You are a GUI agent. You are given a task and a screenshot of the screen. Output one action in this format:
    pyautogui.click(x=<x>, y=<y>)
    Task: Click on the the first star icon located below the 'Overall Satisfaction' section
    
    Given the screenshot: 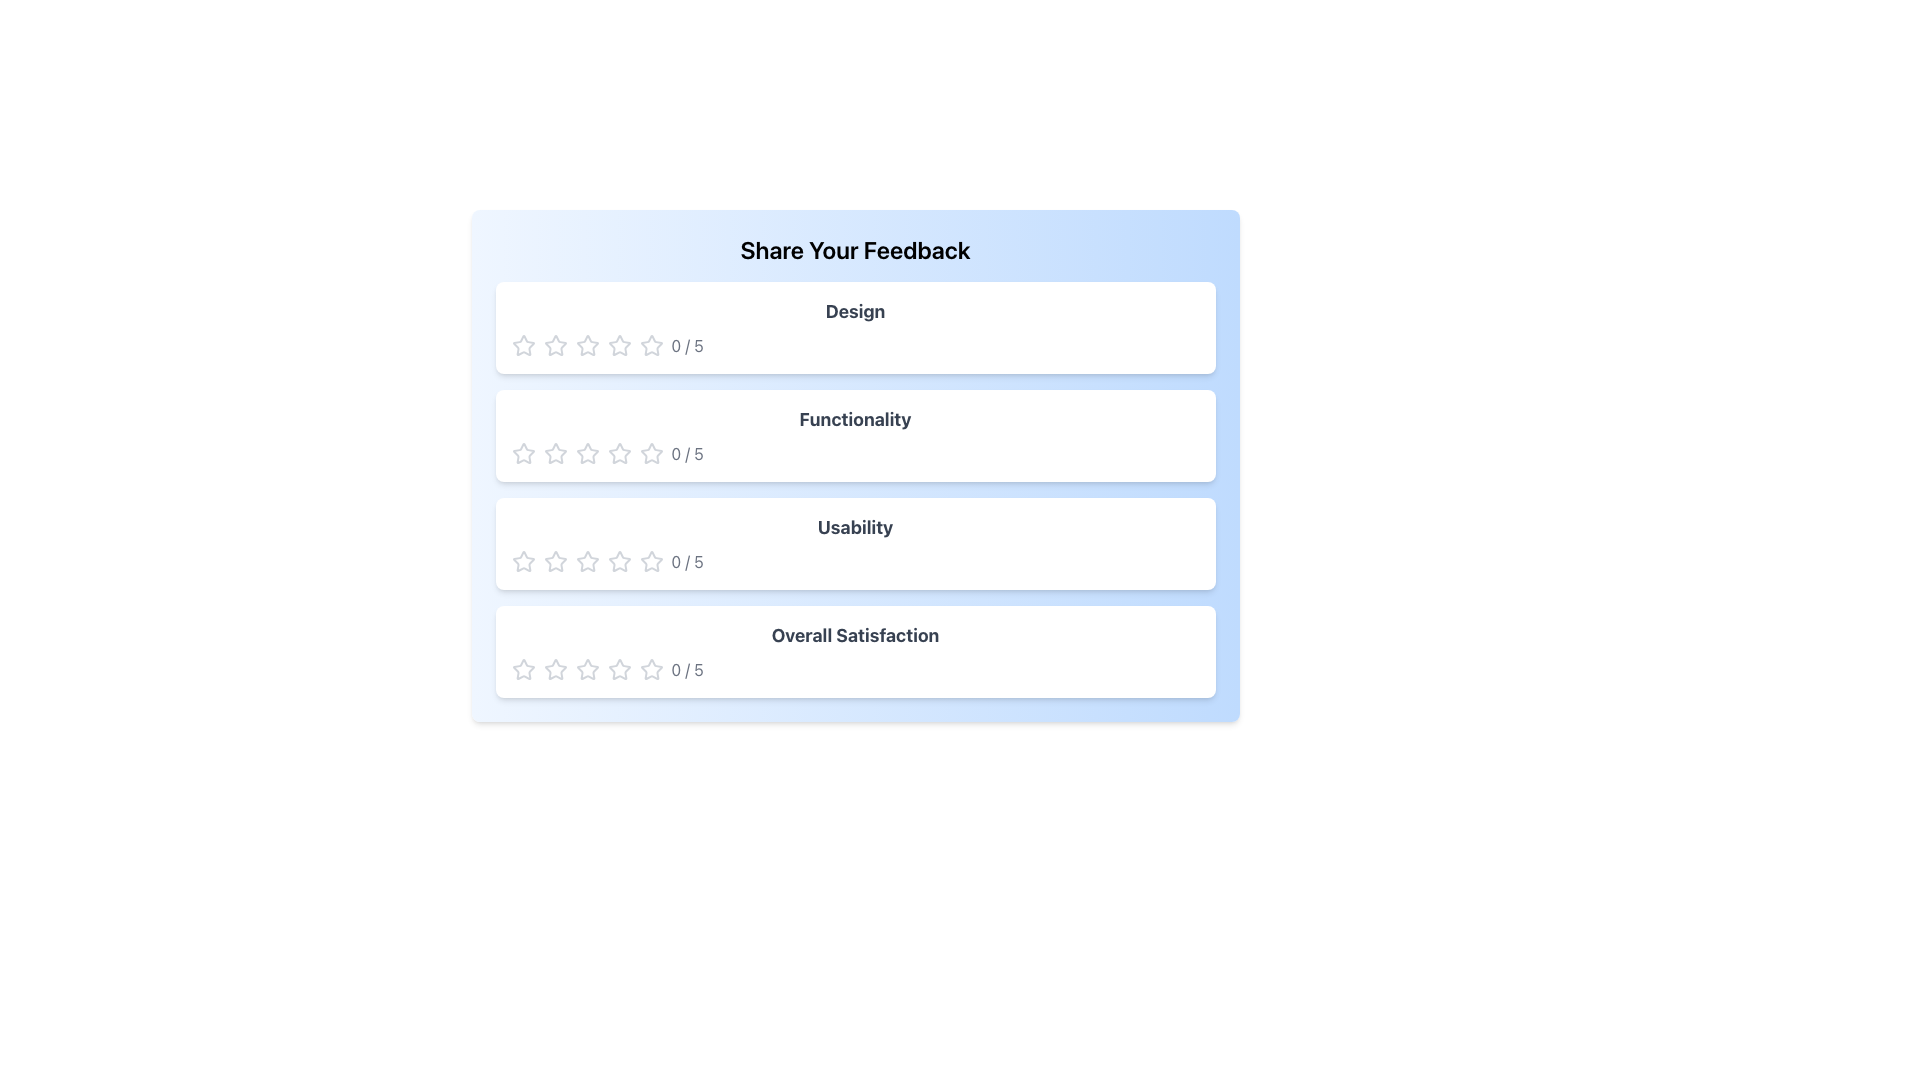 What is the action you would take?
    pyautogui.click(x=555, y=669)
    